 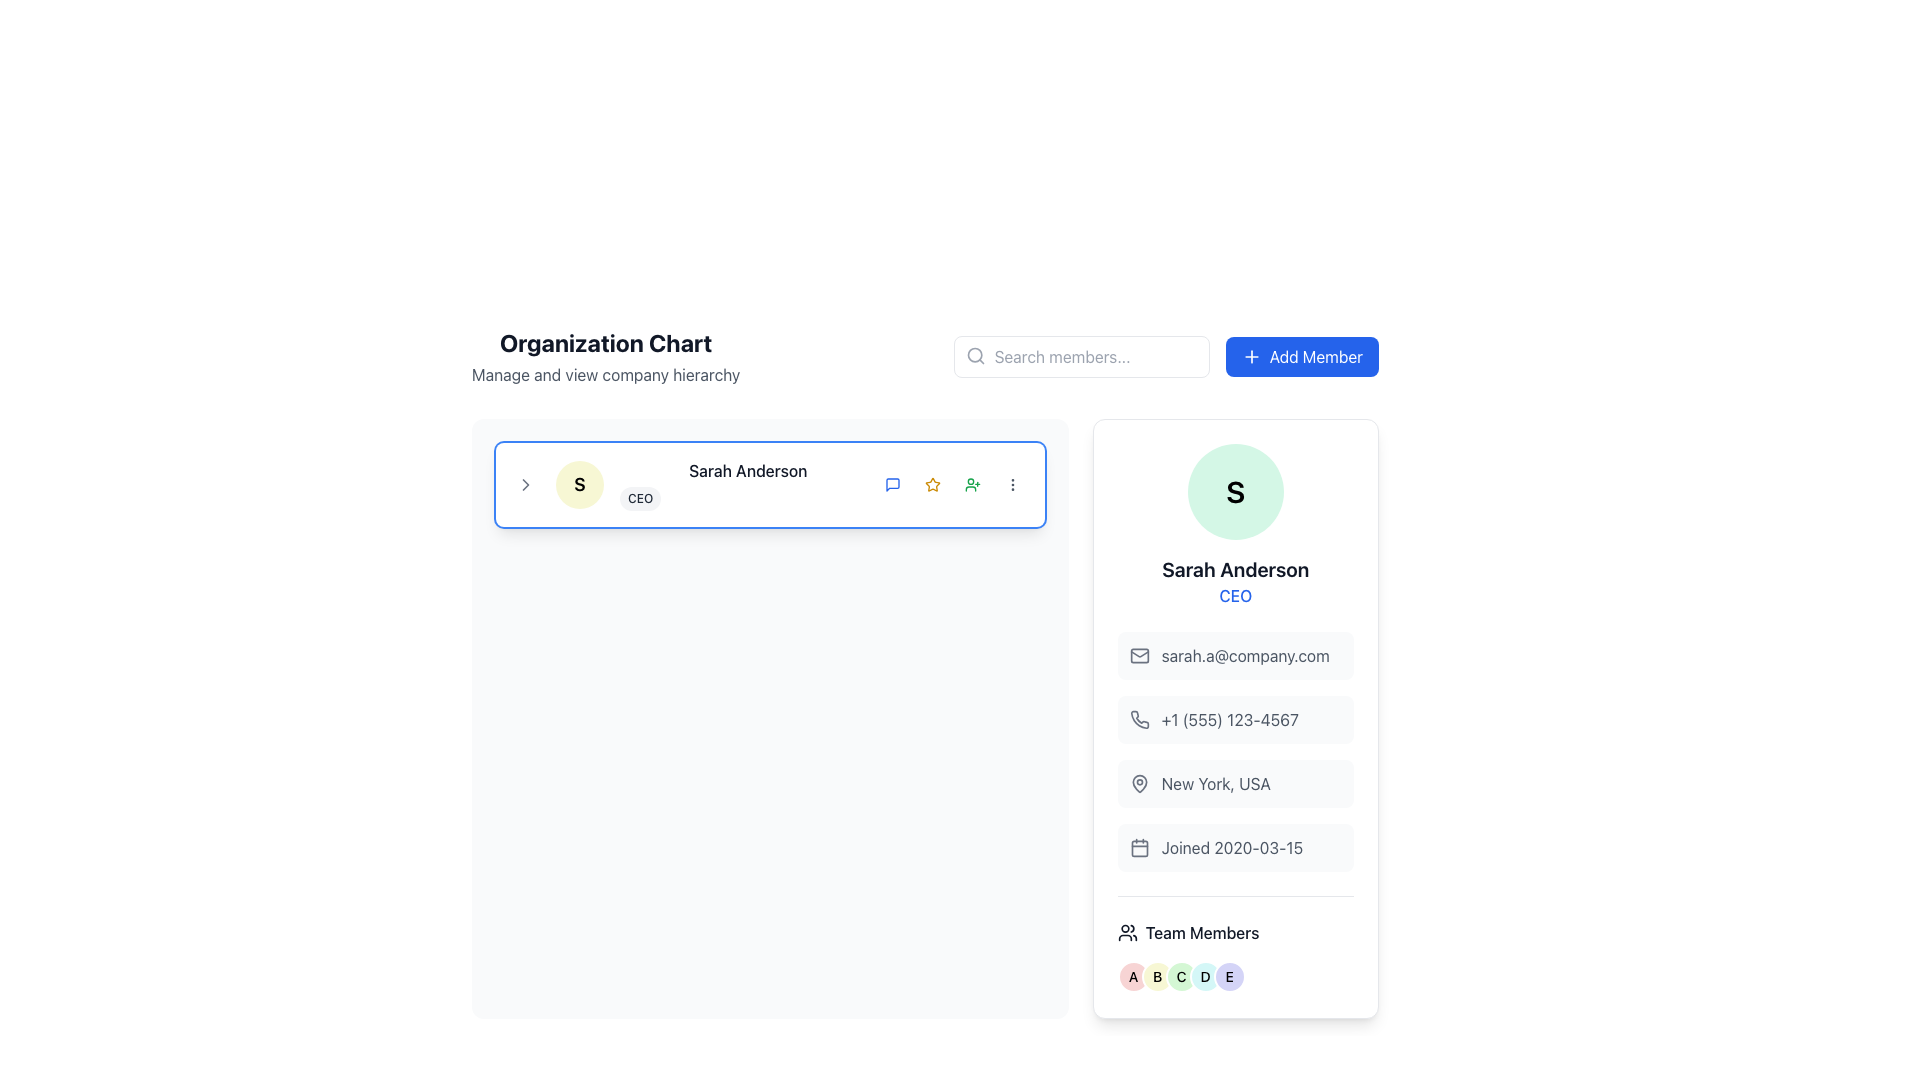 What do you see at coordinates (1228, 975) in the screenshot?
I see `the circular badge or icon representing the team member identified by the letter 'E', which is the fifth badge in the row of team member badges at the bottom of the rightmost panel` at bounding box center [1228, 975].